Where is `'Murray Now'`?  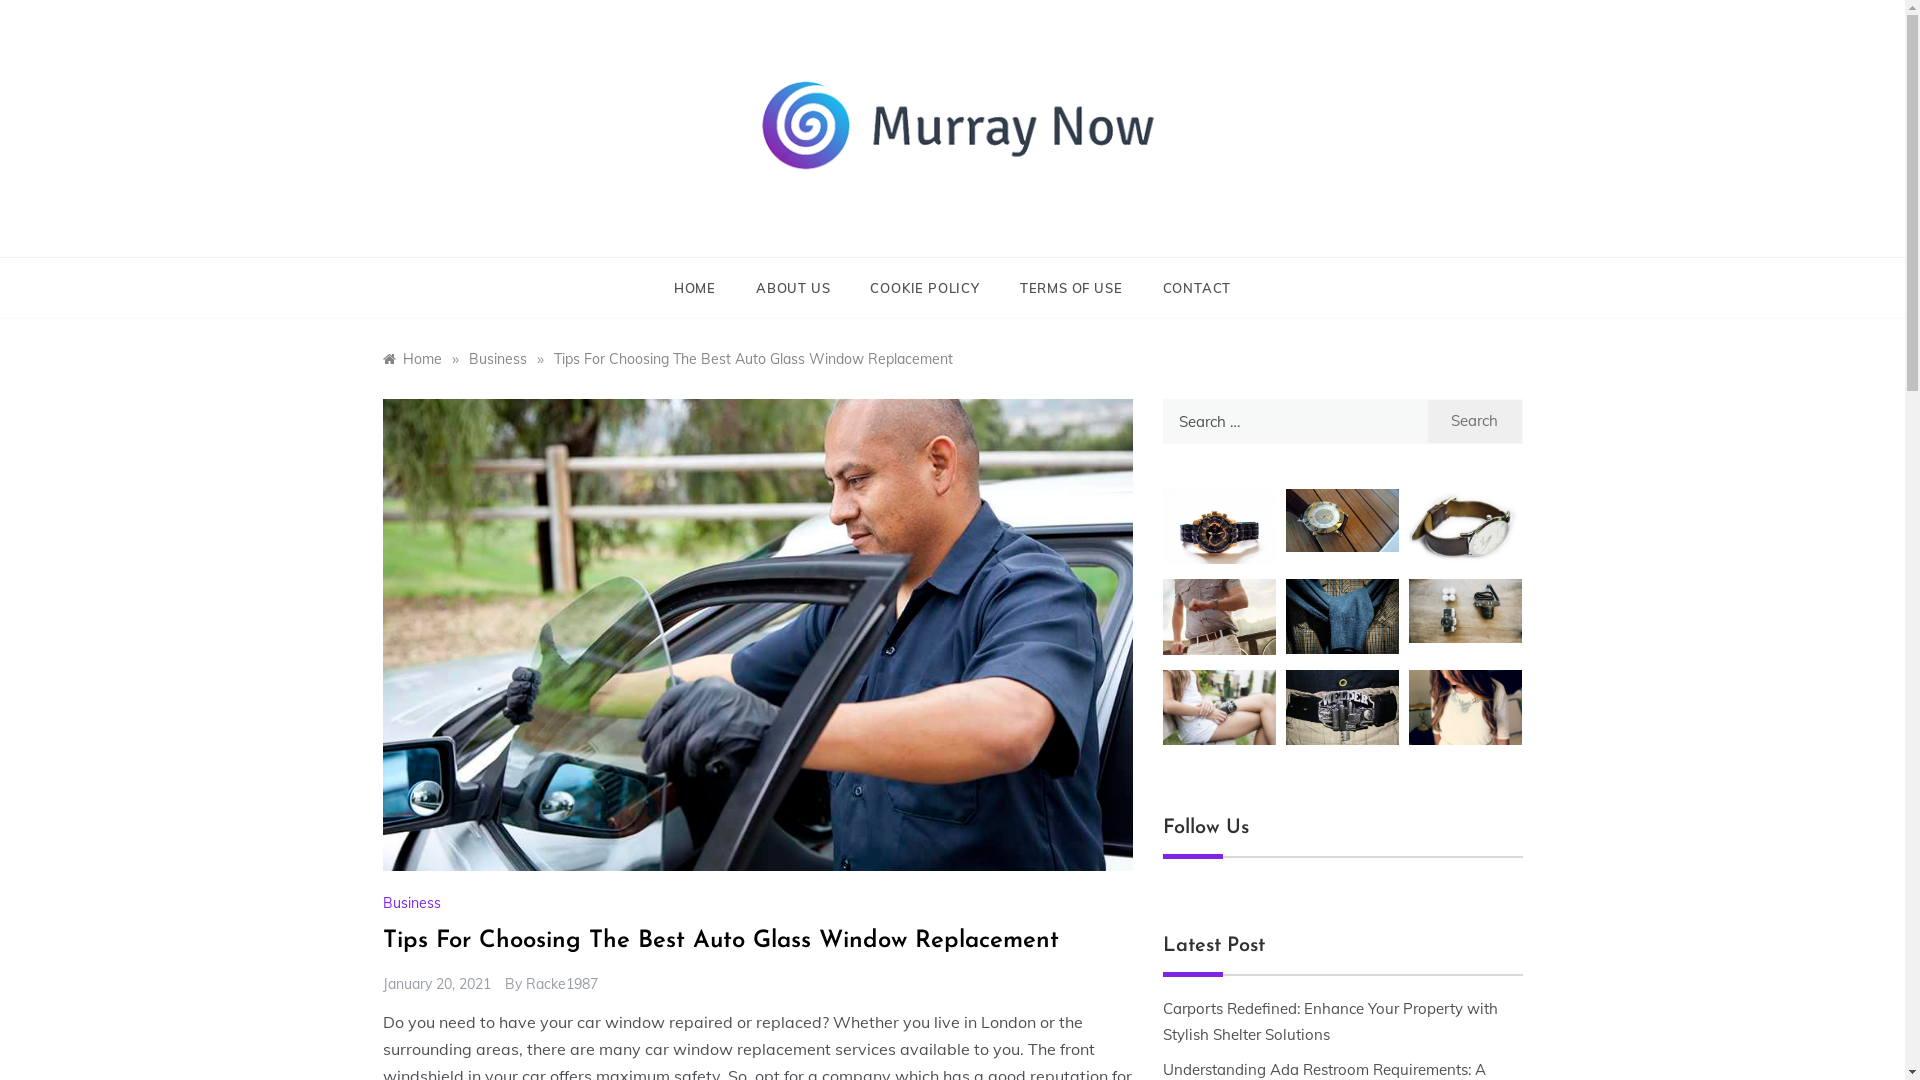
'Murray Now' is located at coordinates (873, 237).